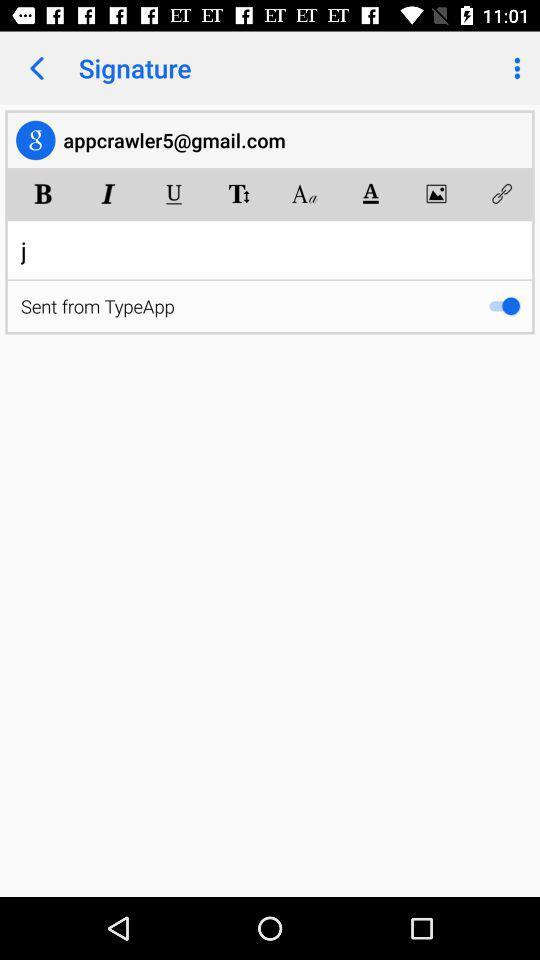 This screenshot has width=540, height=960. What do you see at coordinates (36, 68) in the screenshot?
I see `the icon next to the signature app` at bounding box center [36, 68].